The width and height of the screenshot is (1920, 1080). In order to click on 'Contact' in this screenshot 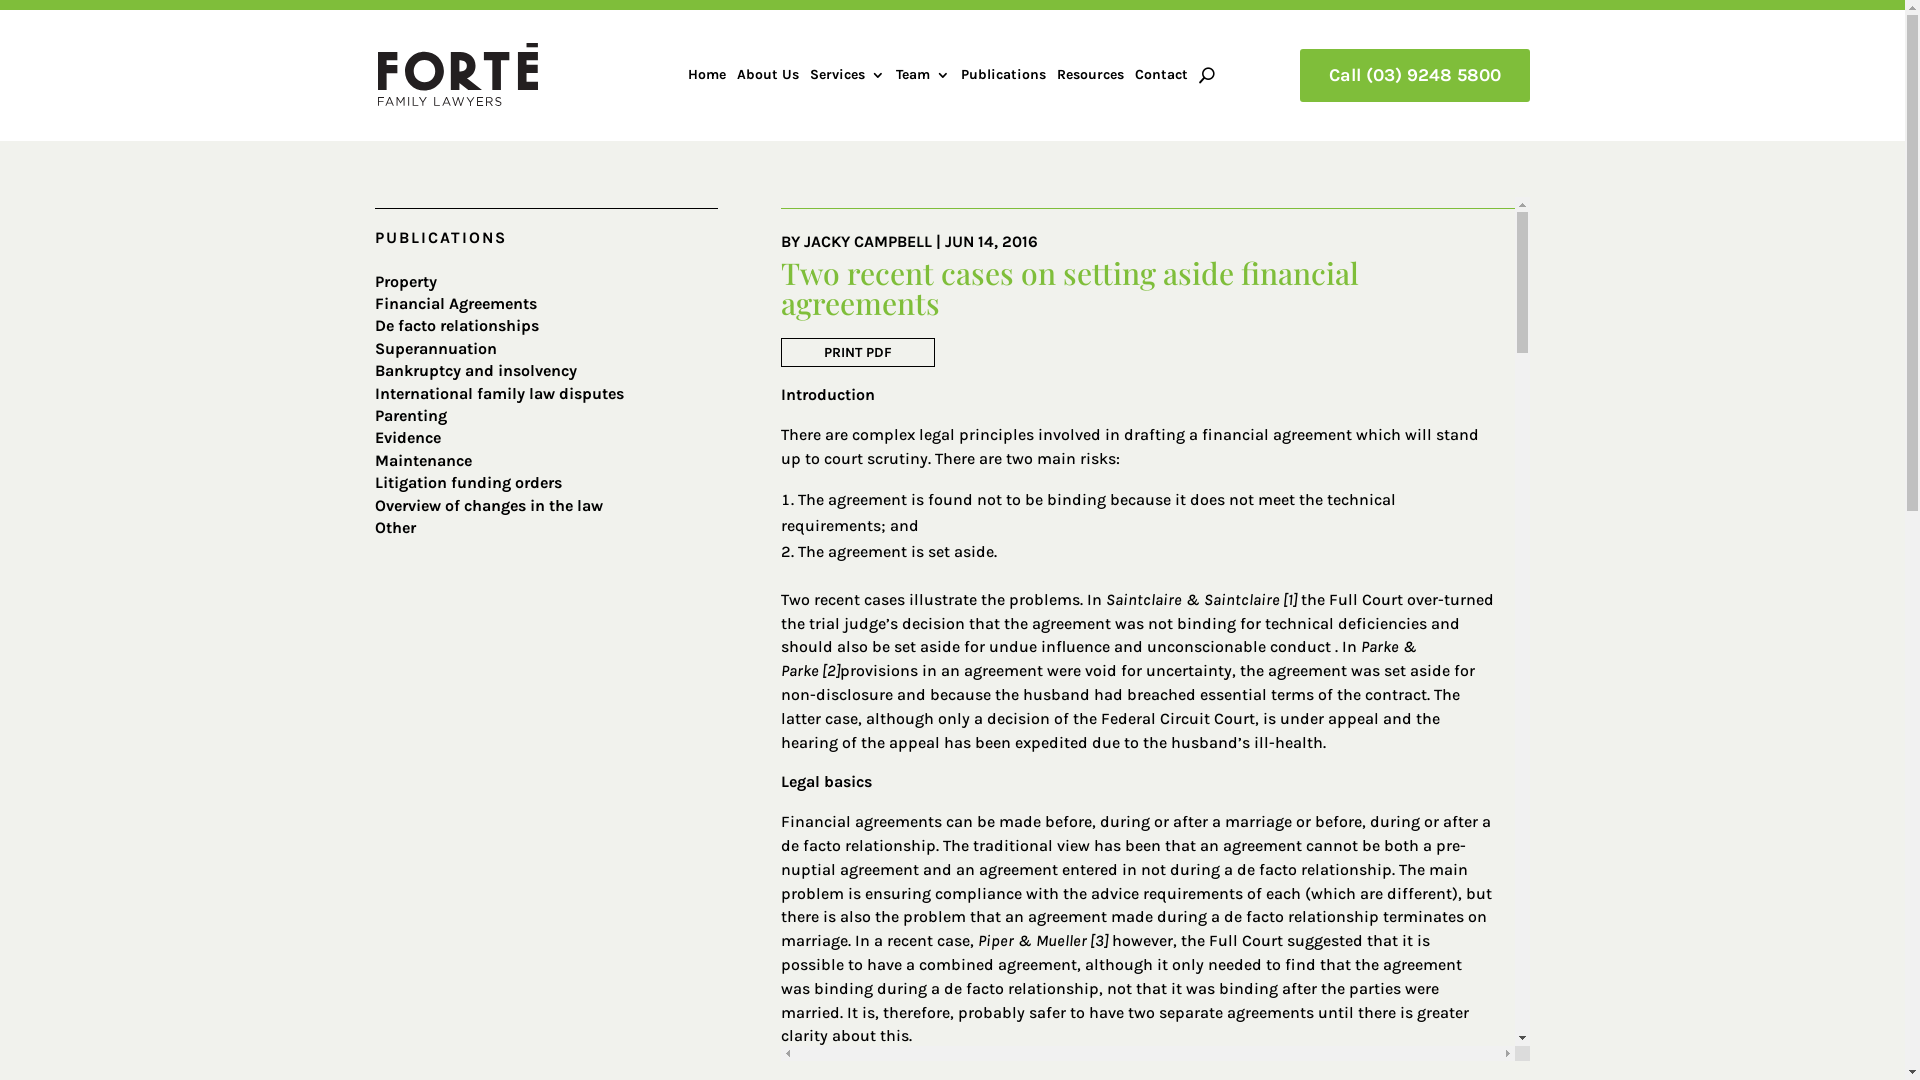, I will do `click(1134, 77)`.